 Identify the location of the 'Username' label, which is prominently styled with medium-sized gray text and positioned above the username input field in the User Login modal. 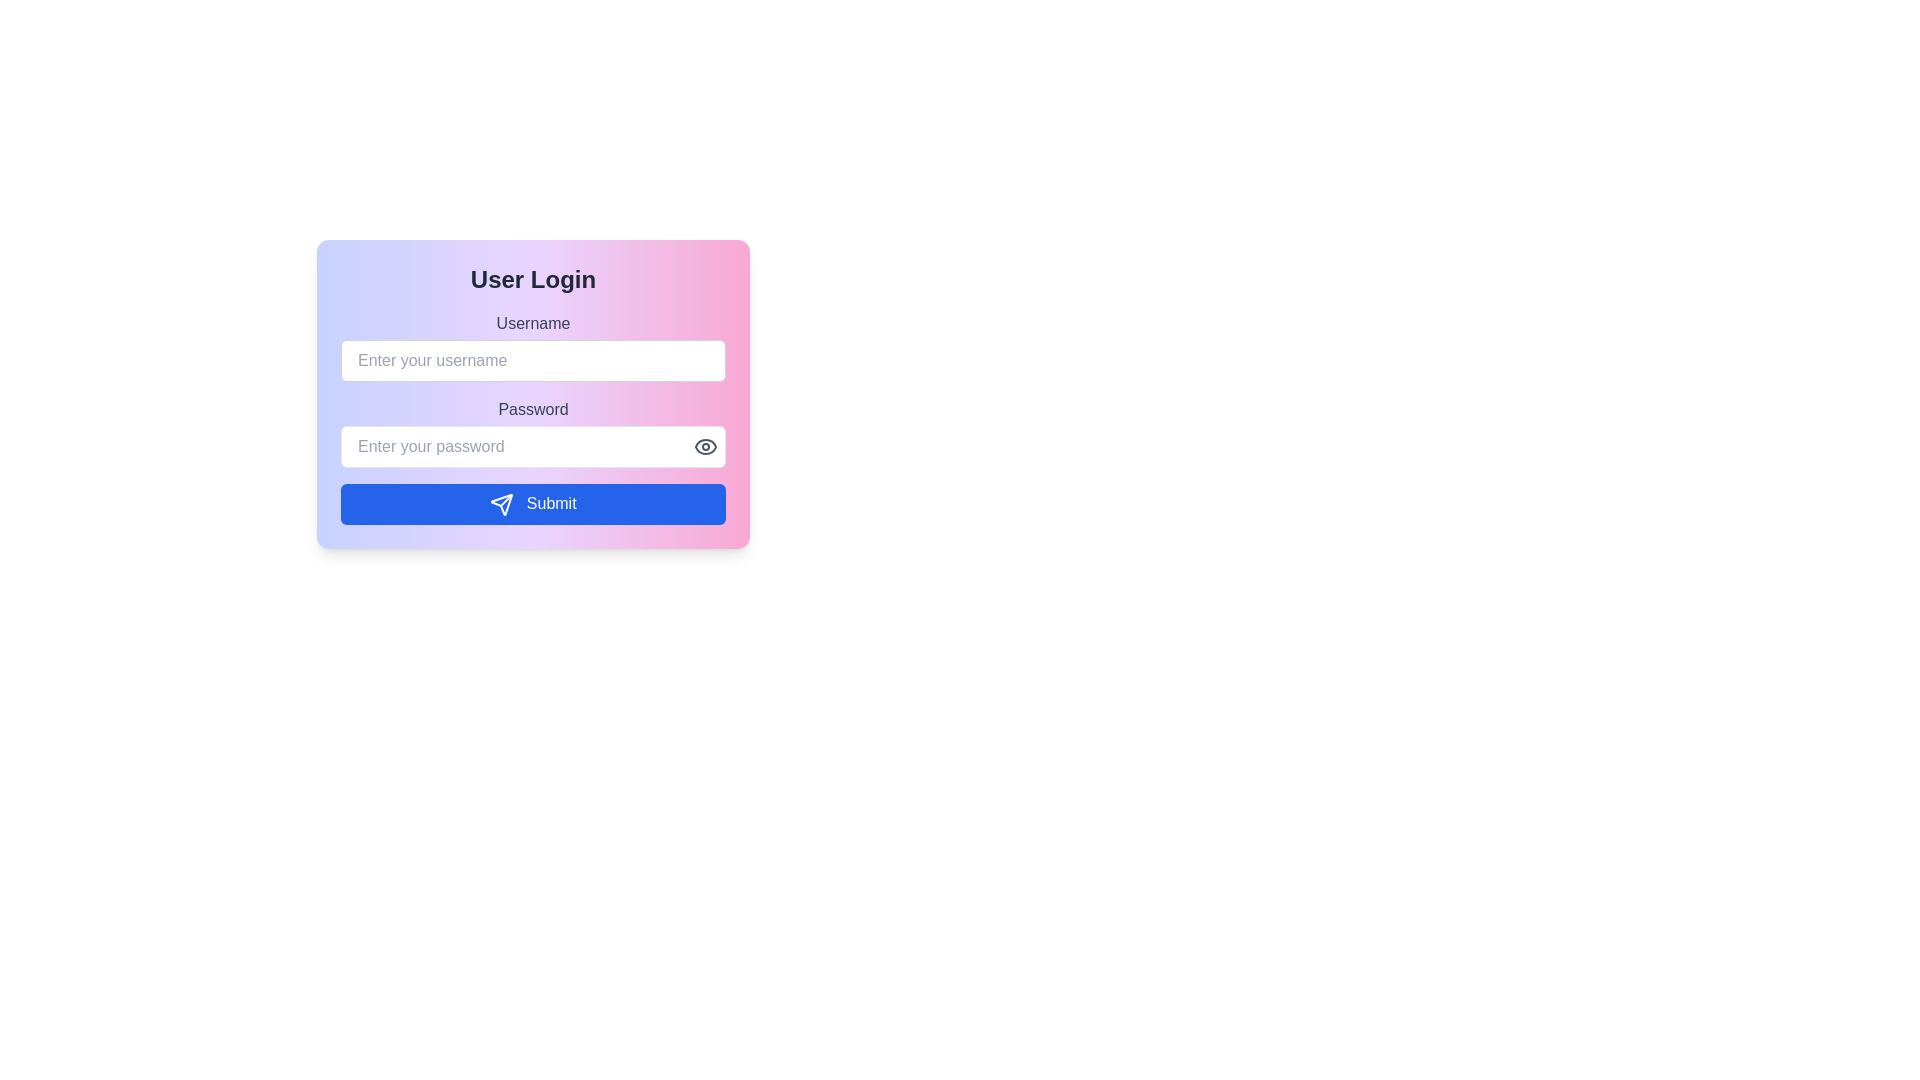
(533, 323).